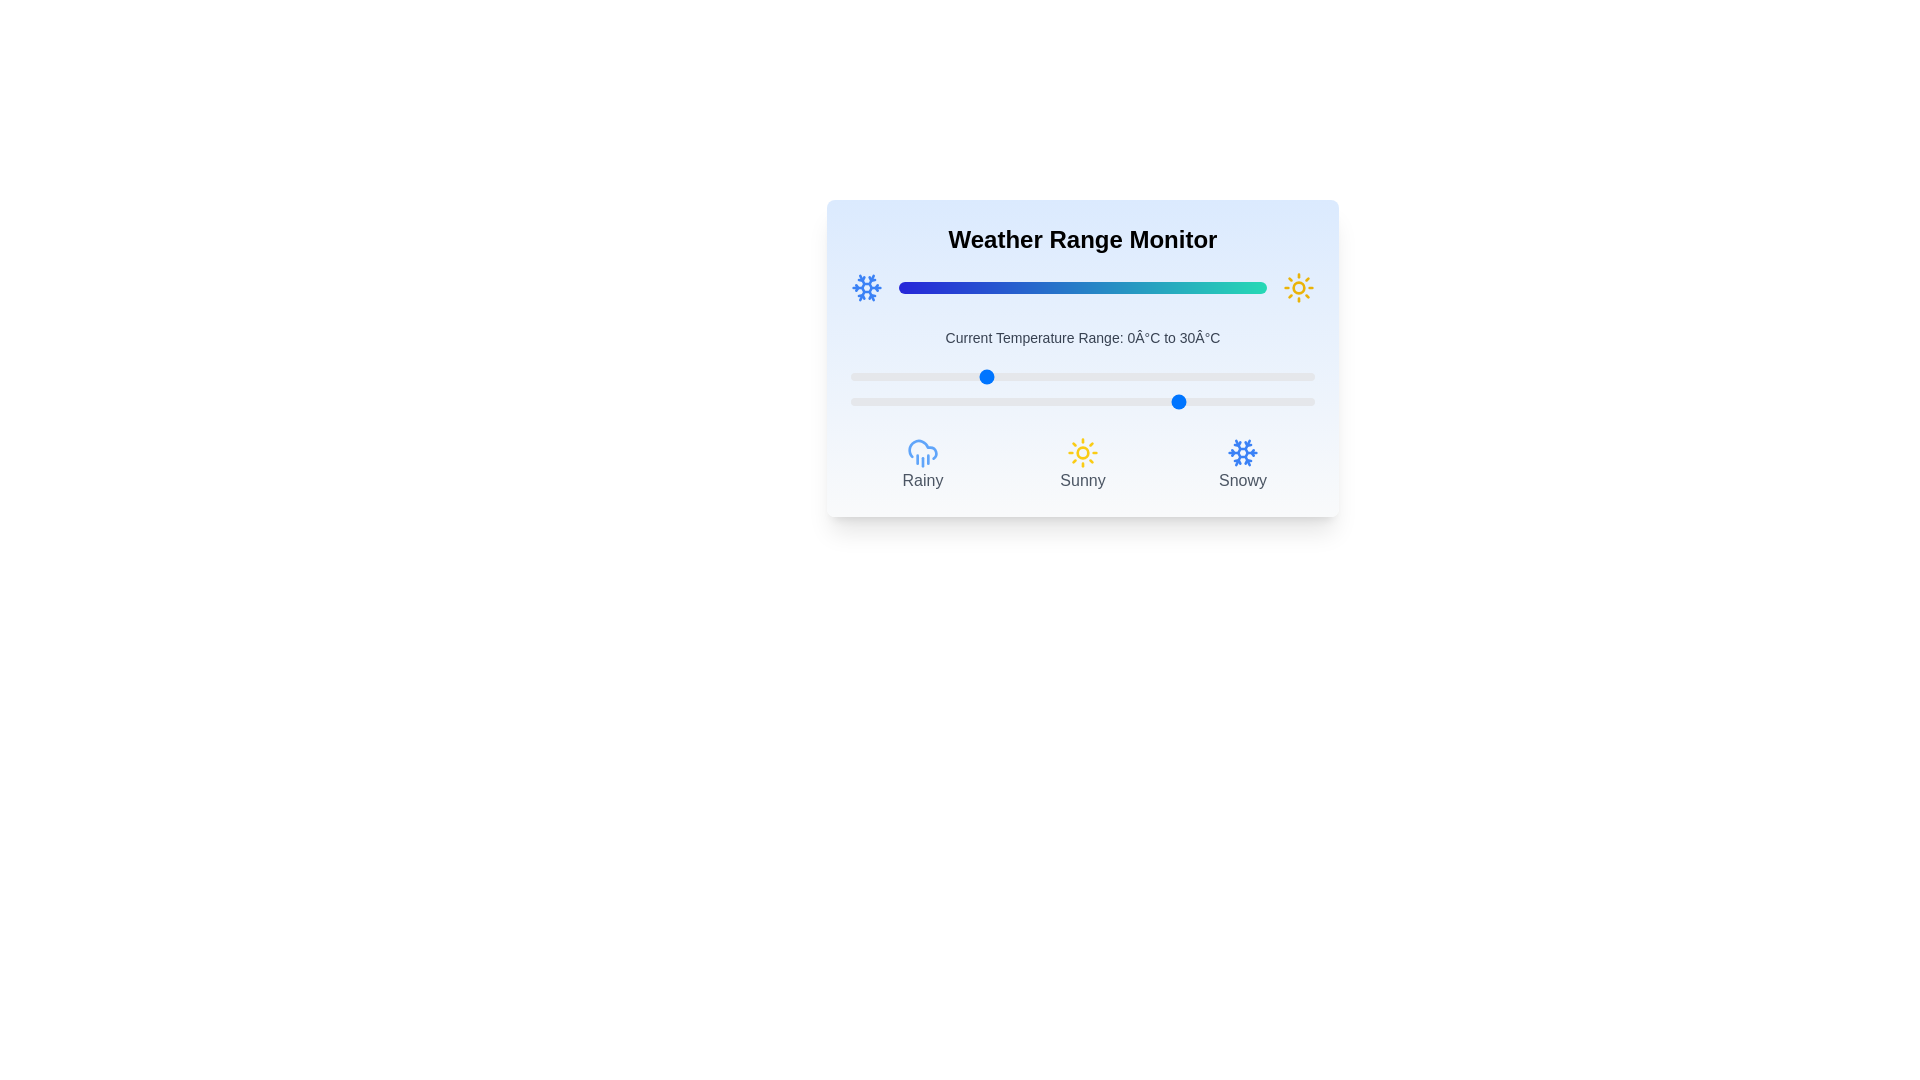  What do you see at coordinates (1242, 452) in the screenshot?
I see `the snowy weather icon located in the bottom-right corner of the weather display card, which is positioned above the 'Snowy' label text` at bounding box center [1242, 452].